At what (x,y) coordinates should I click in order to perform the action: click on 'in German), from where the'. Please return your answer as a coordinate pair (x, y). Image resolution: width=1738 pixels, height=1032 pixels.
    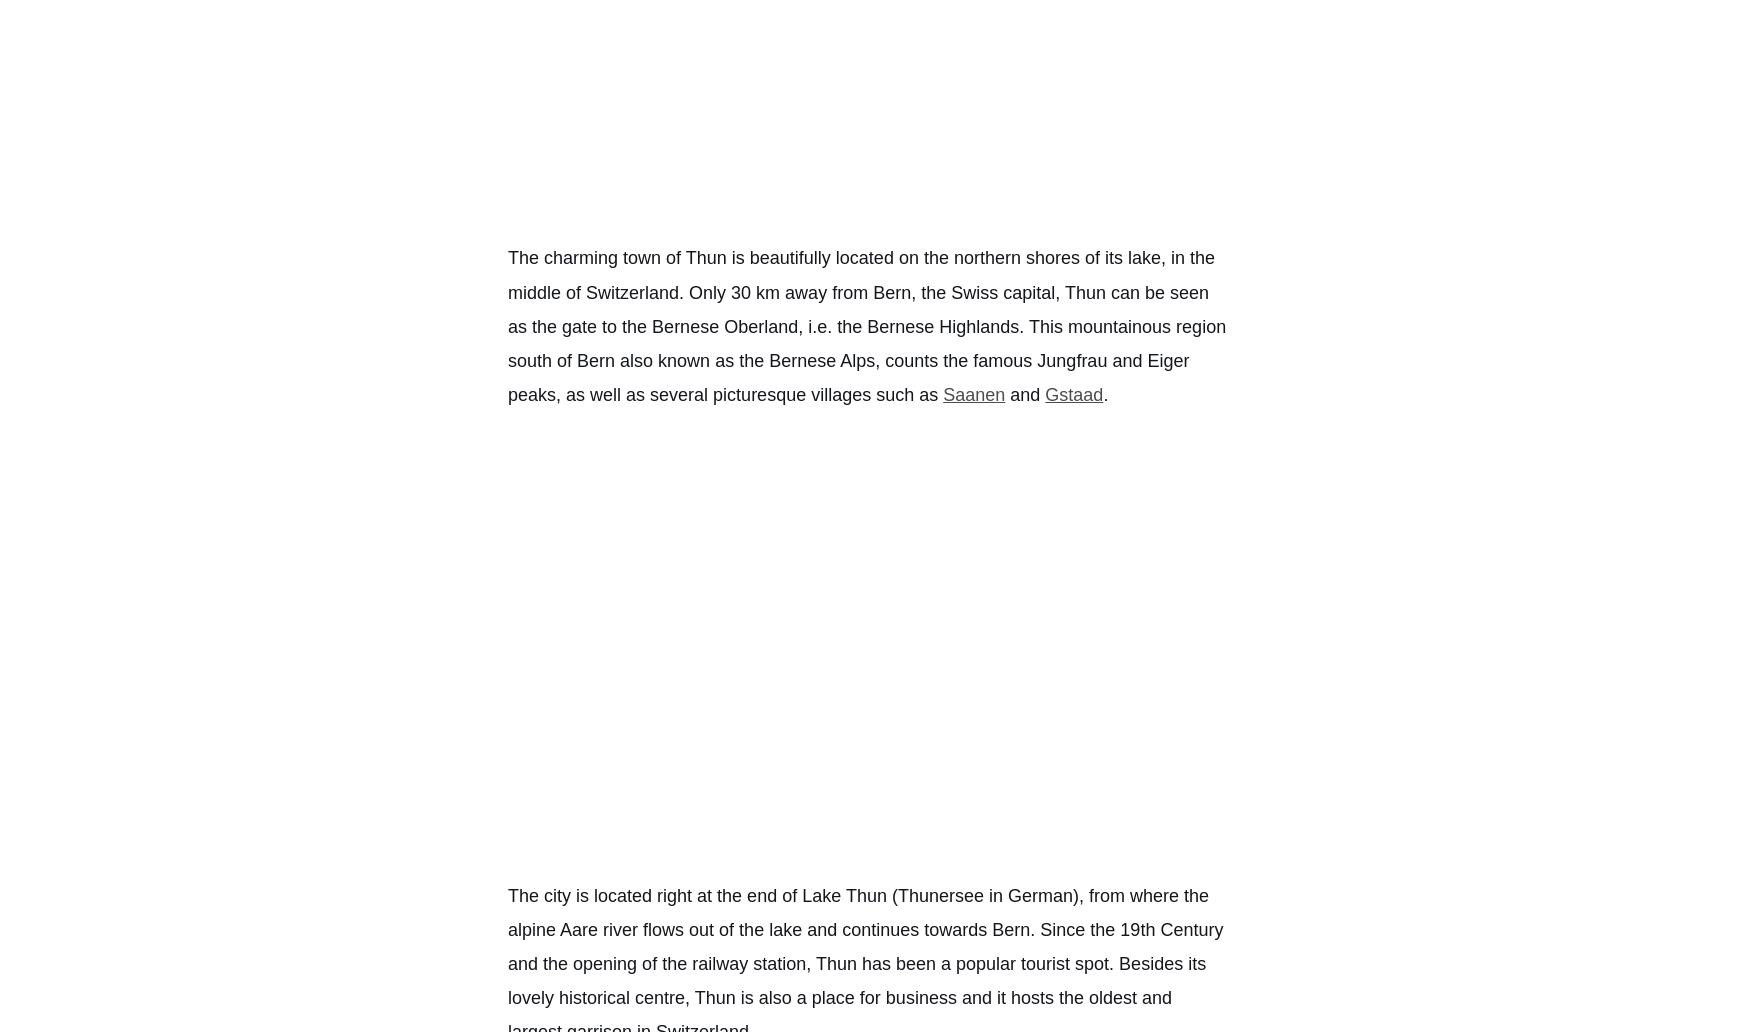
    Looking at the image, I should click on (1094, 894).